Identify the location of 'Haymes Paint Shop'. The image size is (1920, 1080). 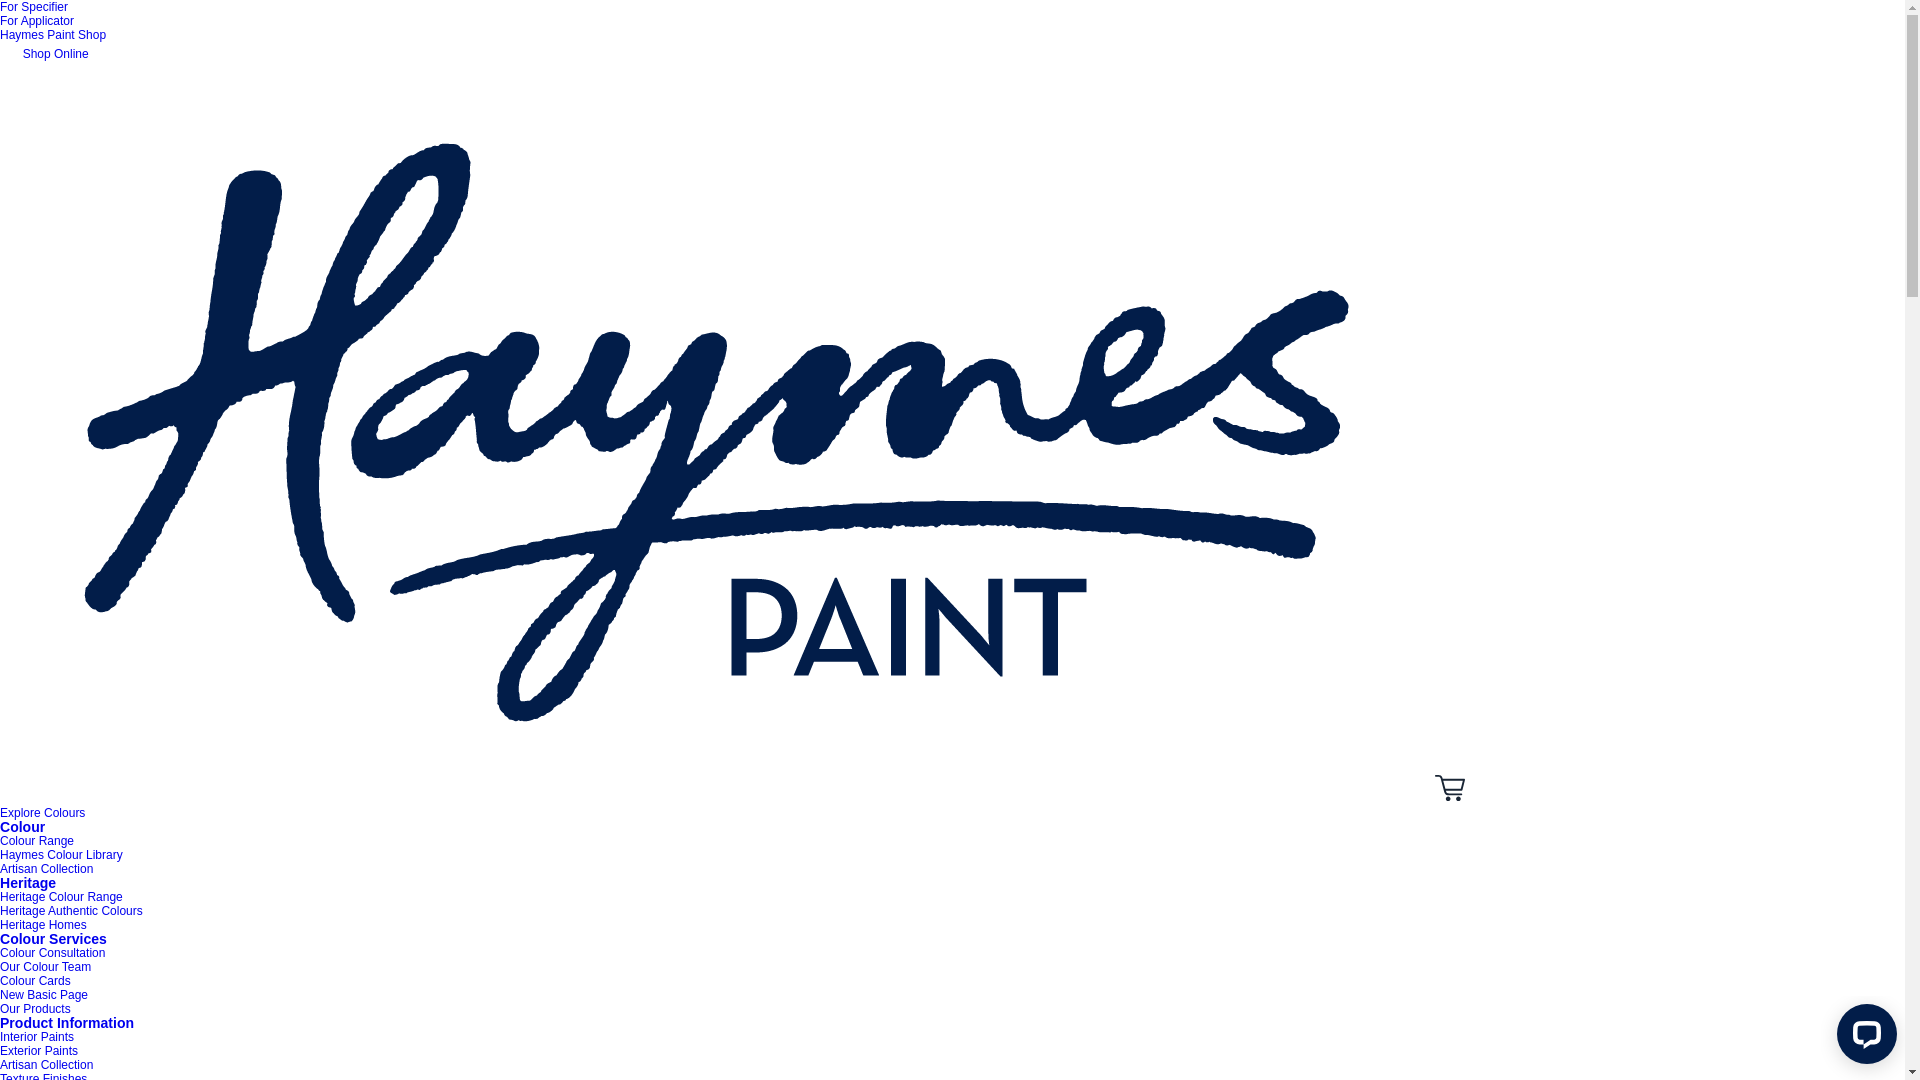
(52, 34).